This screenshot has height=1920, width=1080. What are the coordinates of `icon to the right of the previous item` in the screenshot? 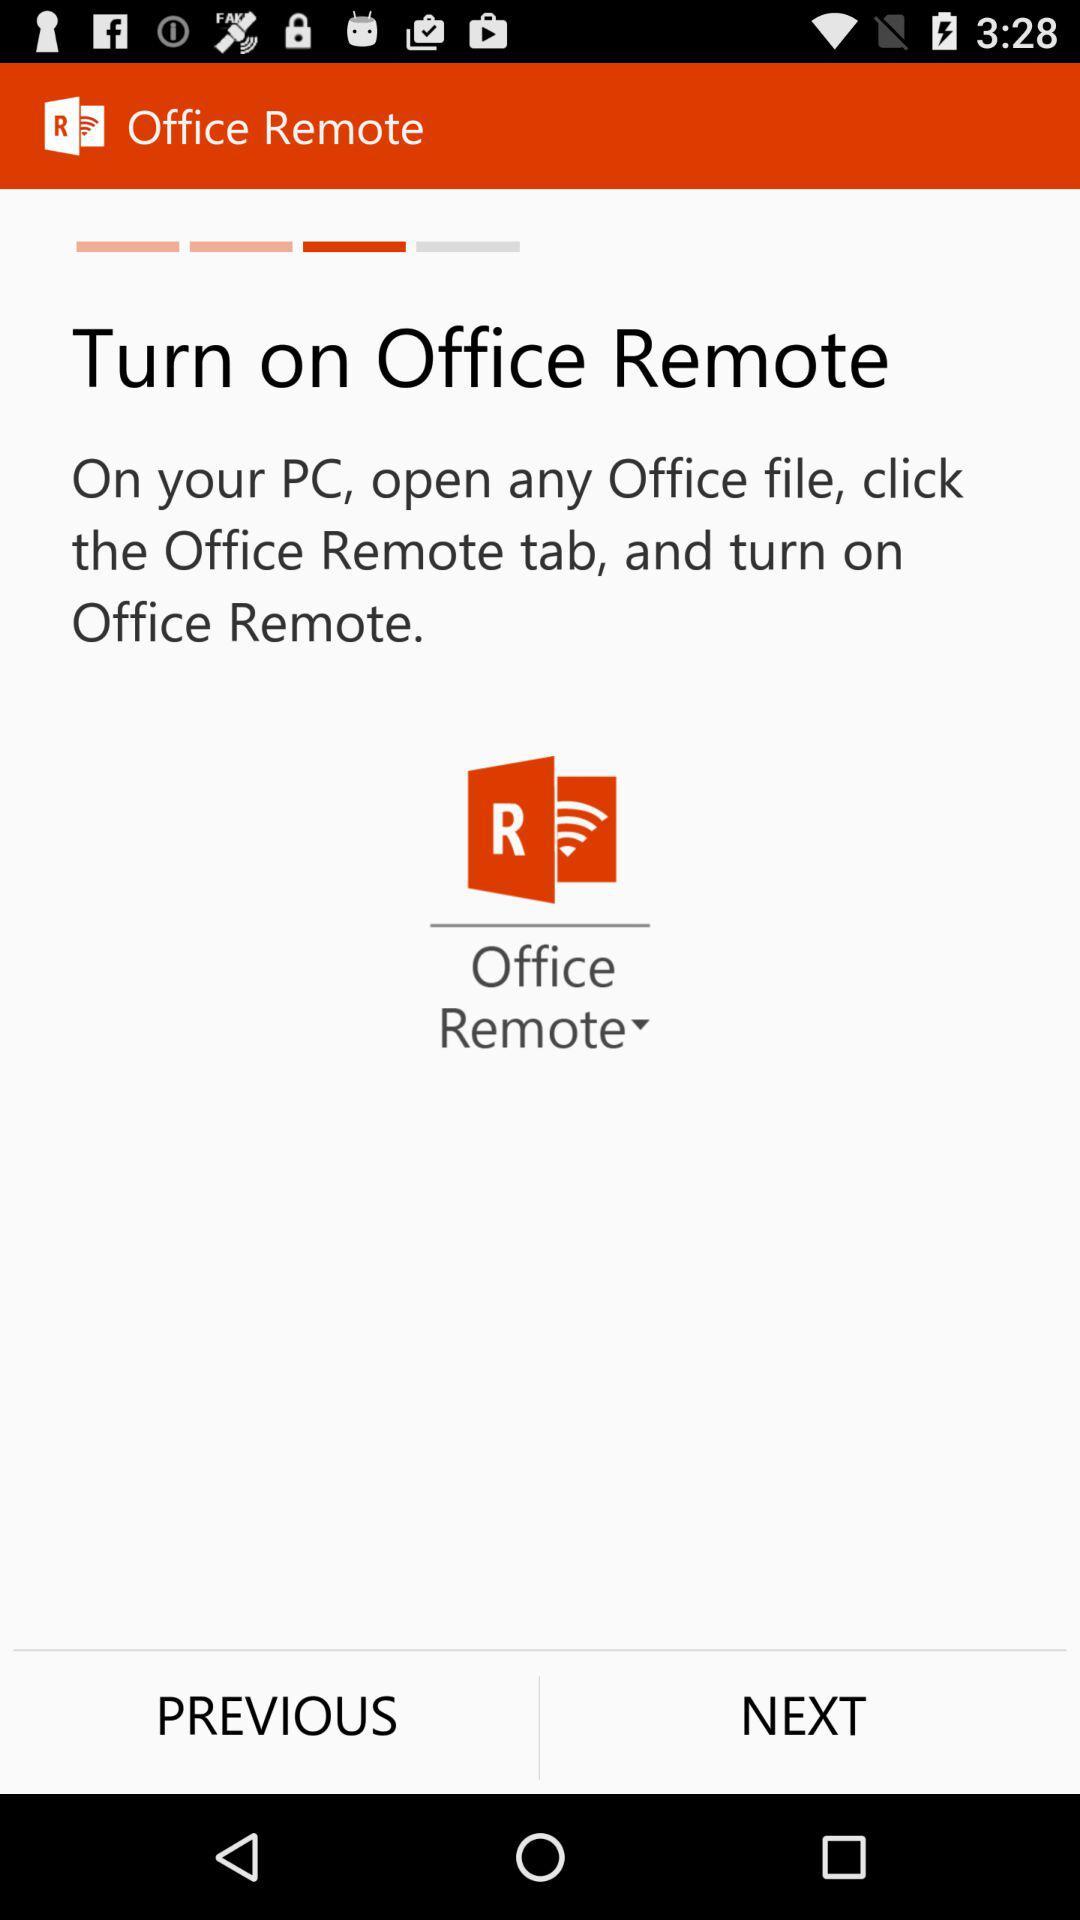 It's located at (802, 1713).